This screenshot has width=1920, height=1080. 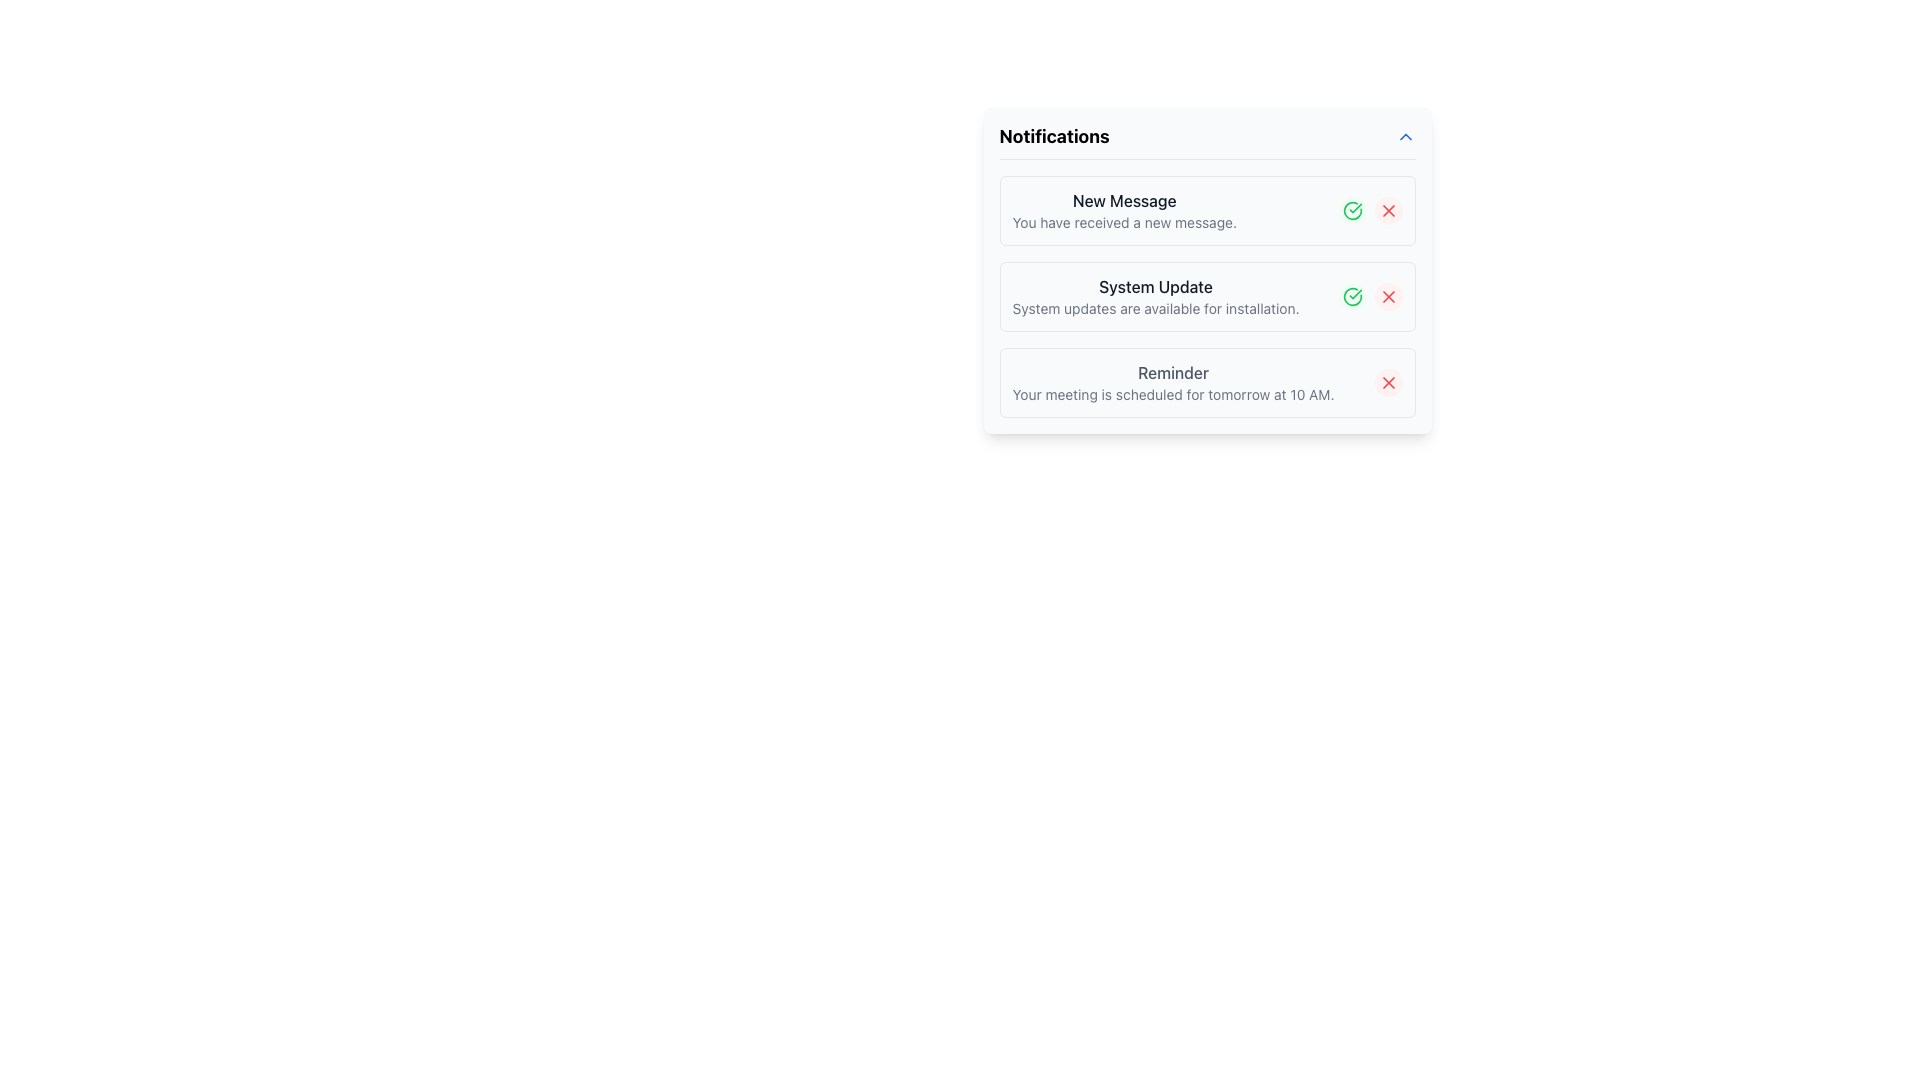 I want to click on descriptive text about the 'New Message' notification located beneath the header text within the notification card, so click(x=1124, y=223).